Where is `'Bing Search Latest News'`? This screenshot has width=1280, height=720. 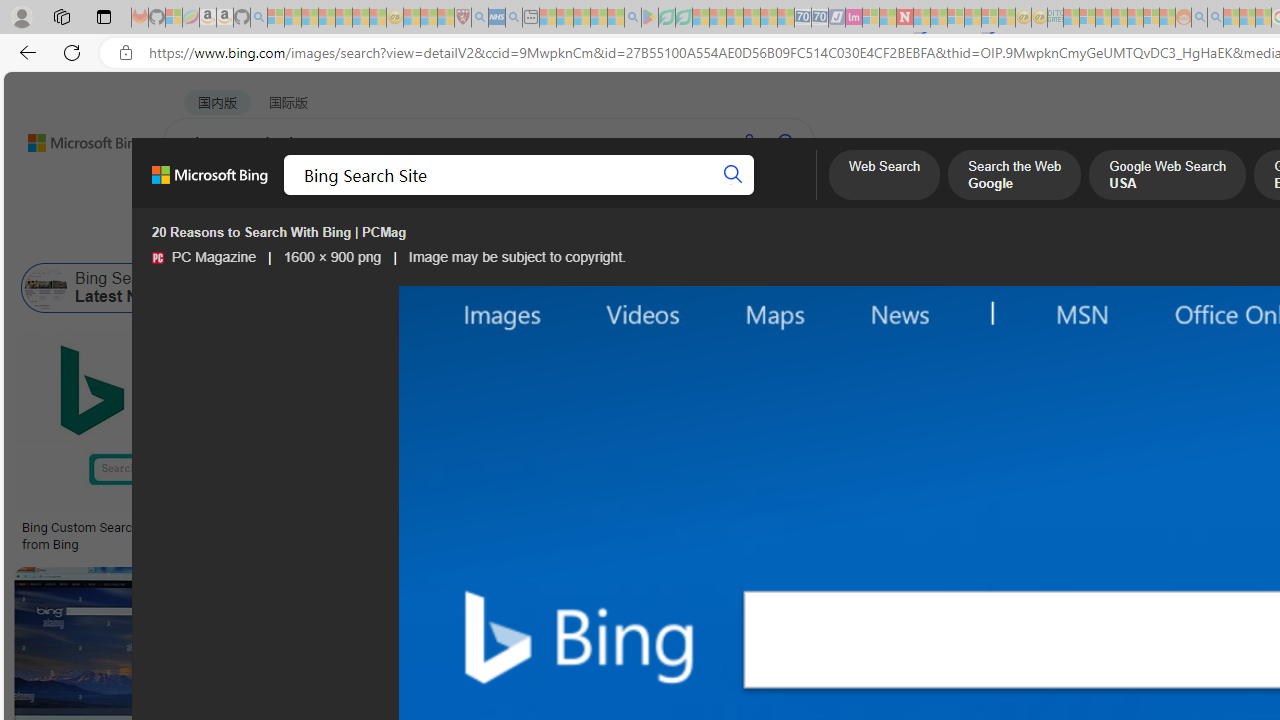
'Bing Search Latest News' is located at coordinates (104, 288).